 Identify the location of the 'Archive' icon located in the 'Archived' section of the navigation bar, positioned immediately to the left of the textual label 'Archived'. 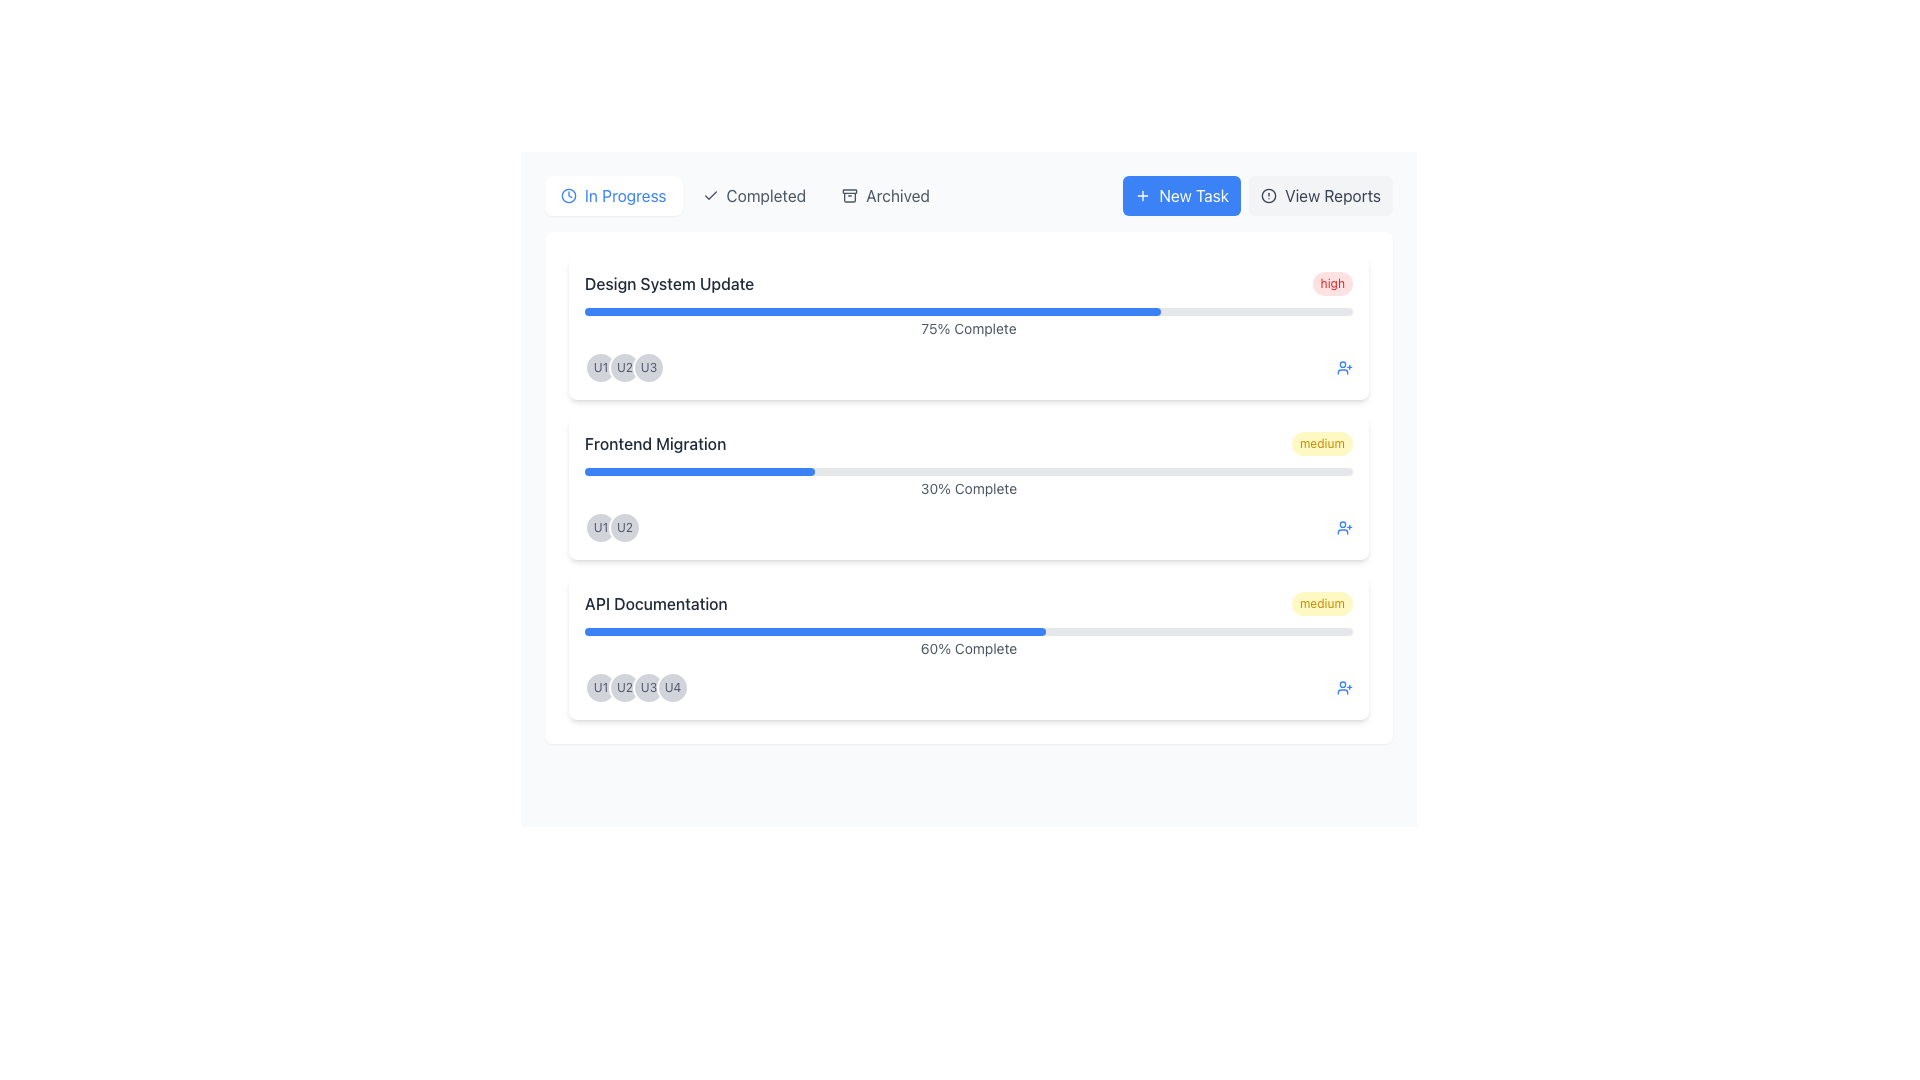
(850, 196).